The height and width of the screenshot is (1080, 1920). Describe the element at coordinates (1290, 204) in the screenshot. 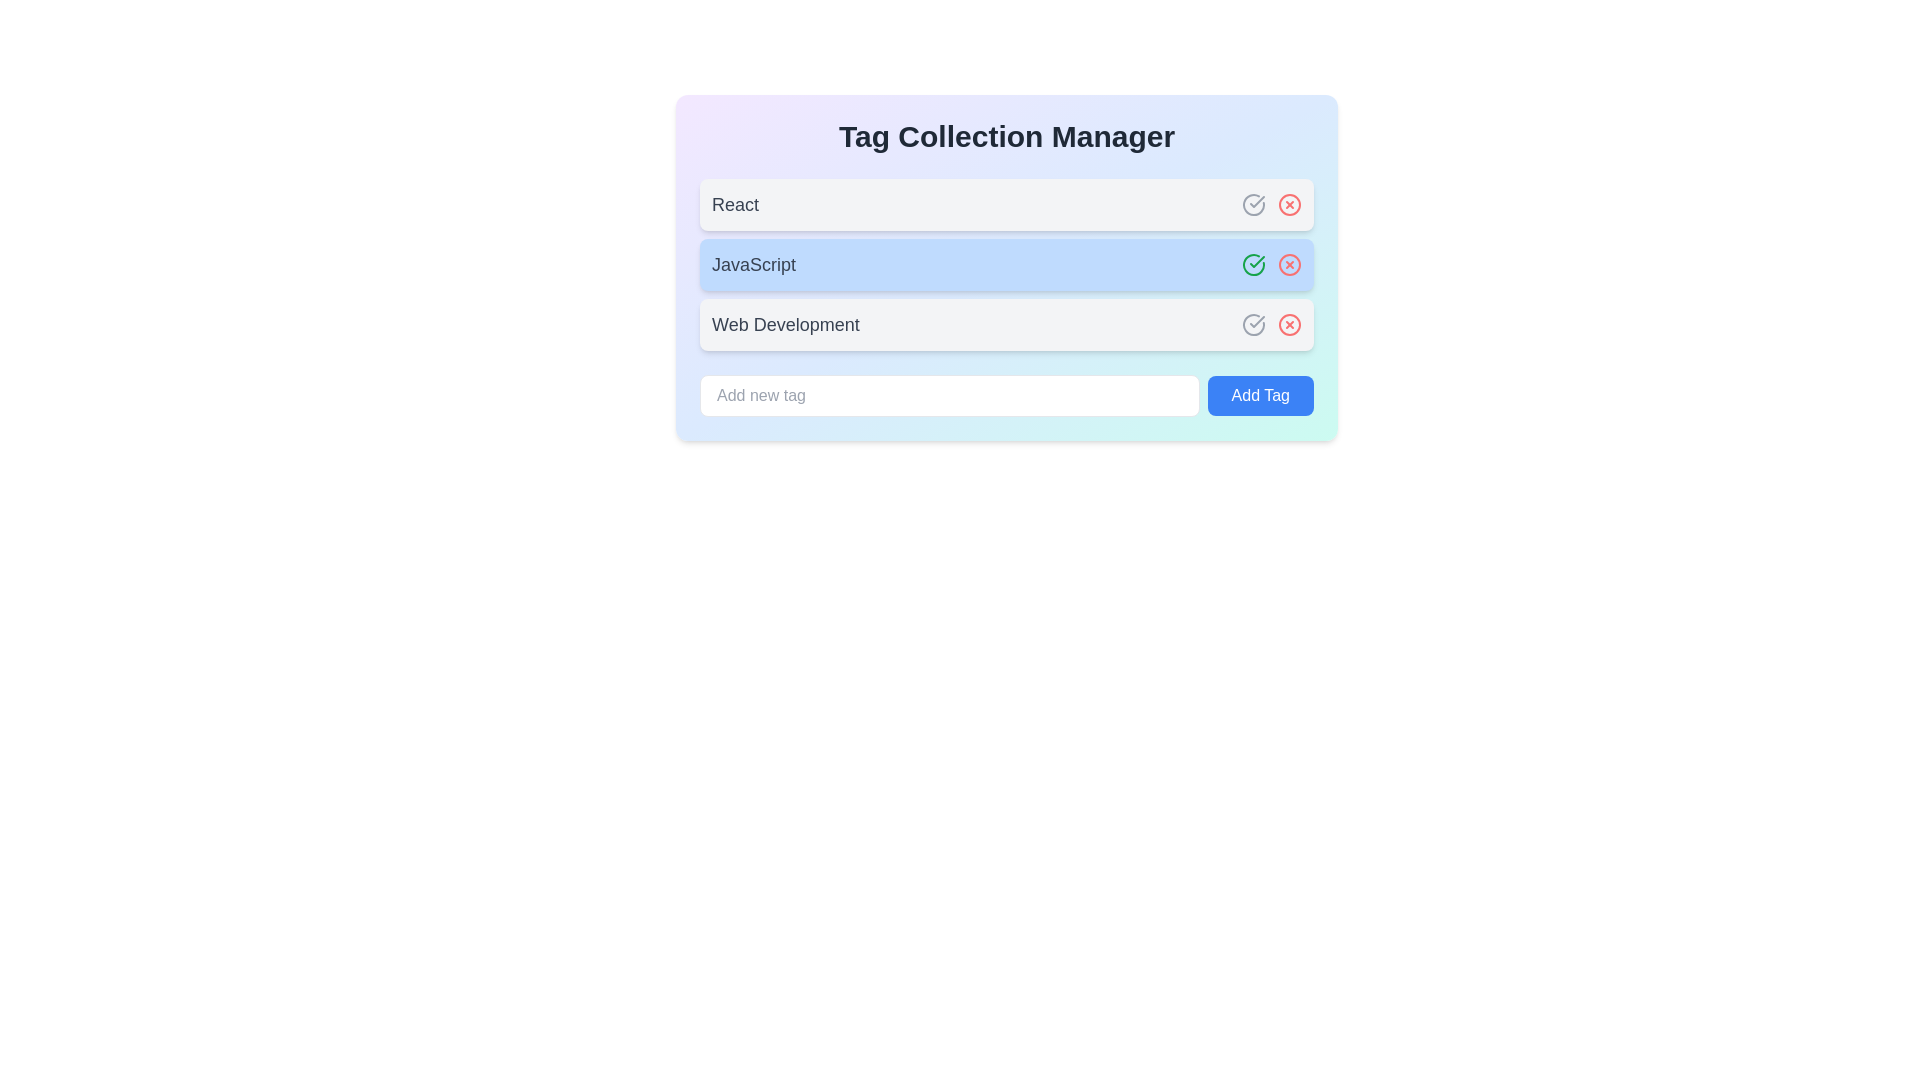

I see `the delete button located on the right section of the horizontal list entry labeled 'React'` at that location.